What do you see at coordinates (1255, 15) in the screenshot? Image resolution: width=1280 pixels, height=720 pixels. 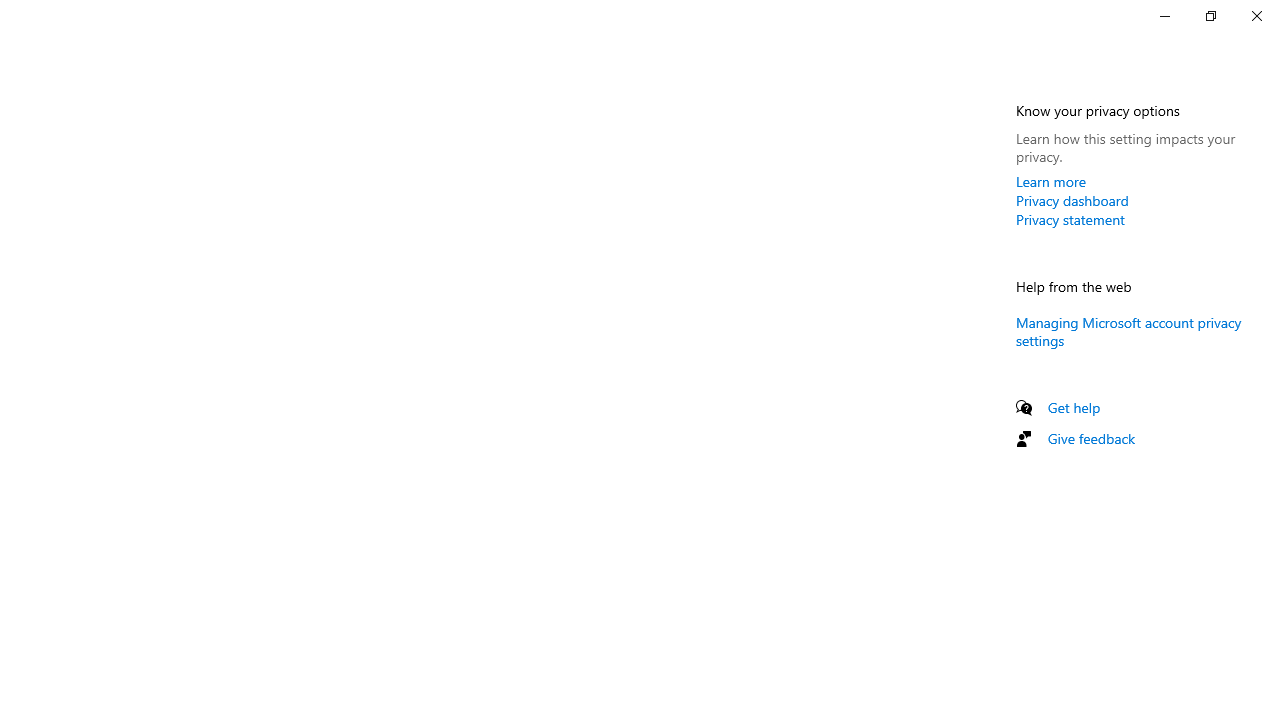 I see `'Close Settings'` at bounding box center [1255, 15].